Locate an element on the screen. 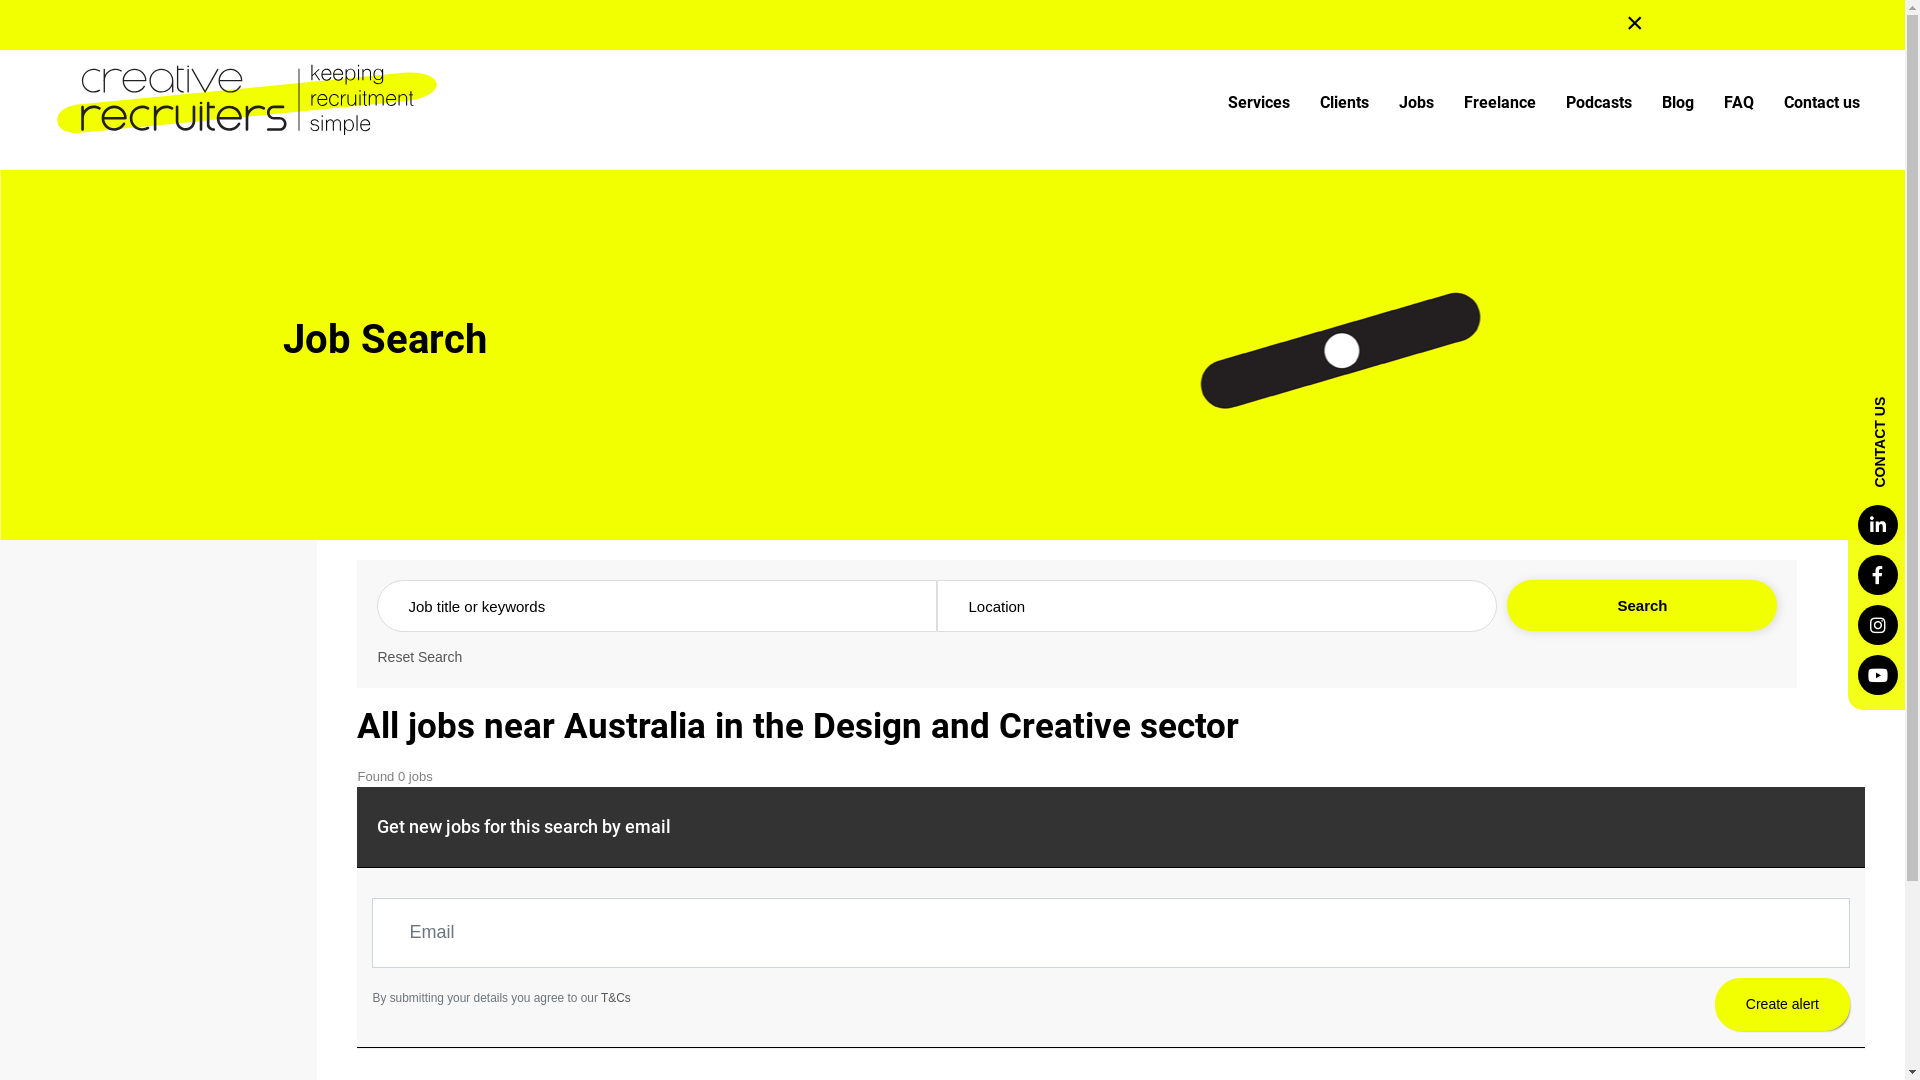 This screenshot has width=1920, height=1080. 'T&Cs' is located at coordinates (613, 996).